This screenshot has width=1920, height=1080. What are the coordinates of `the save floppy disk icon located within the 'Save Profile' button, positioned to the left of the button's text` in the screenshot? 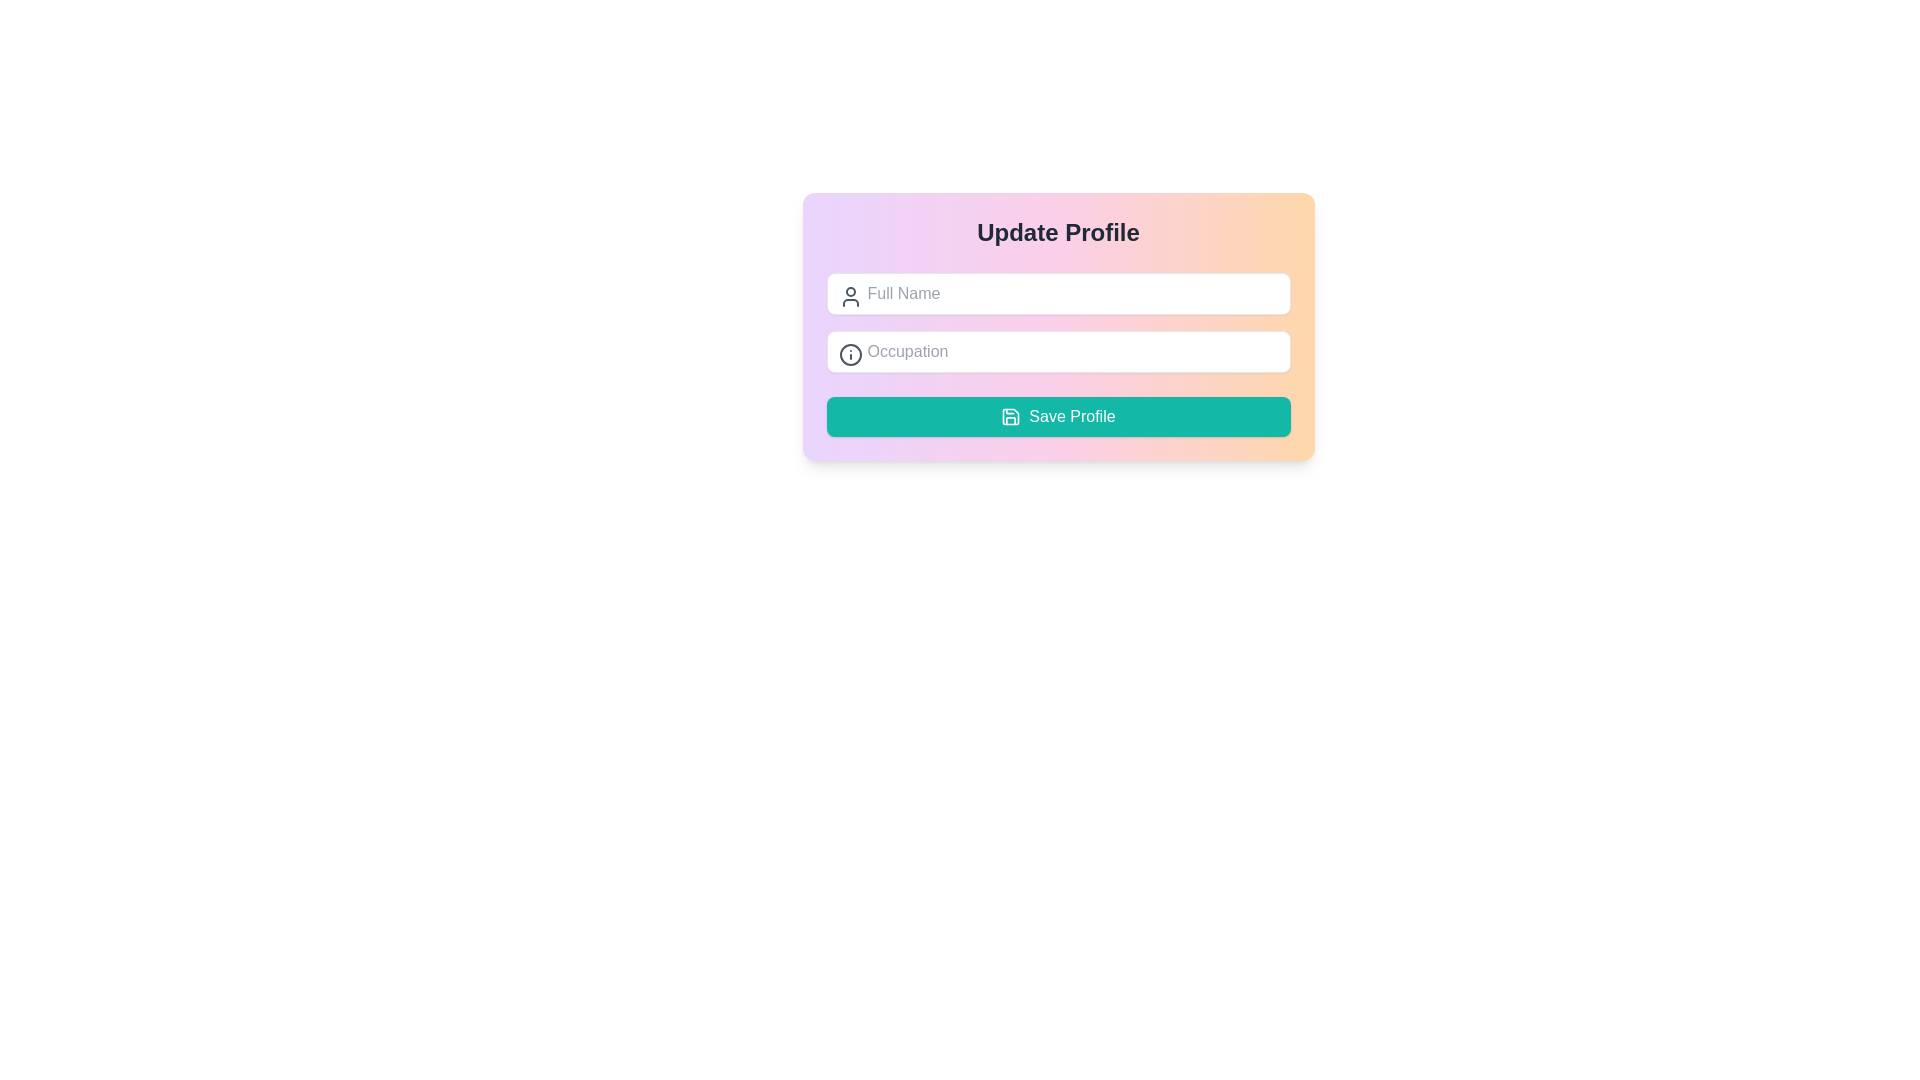 It's located at (1011, 415).